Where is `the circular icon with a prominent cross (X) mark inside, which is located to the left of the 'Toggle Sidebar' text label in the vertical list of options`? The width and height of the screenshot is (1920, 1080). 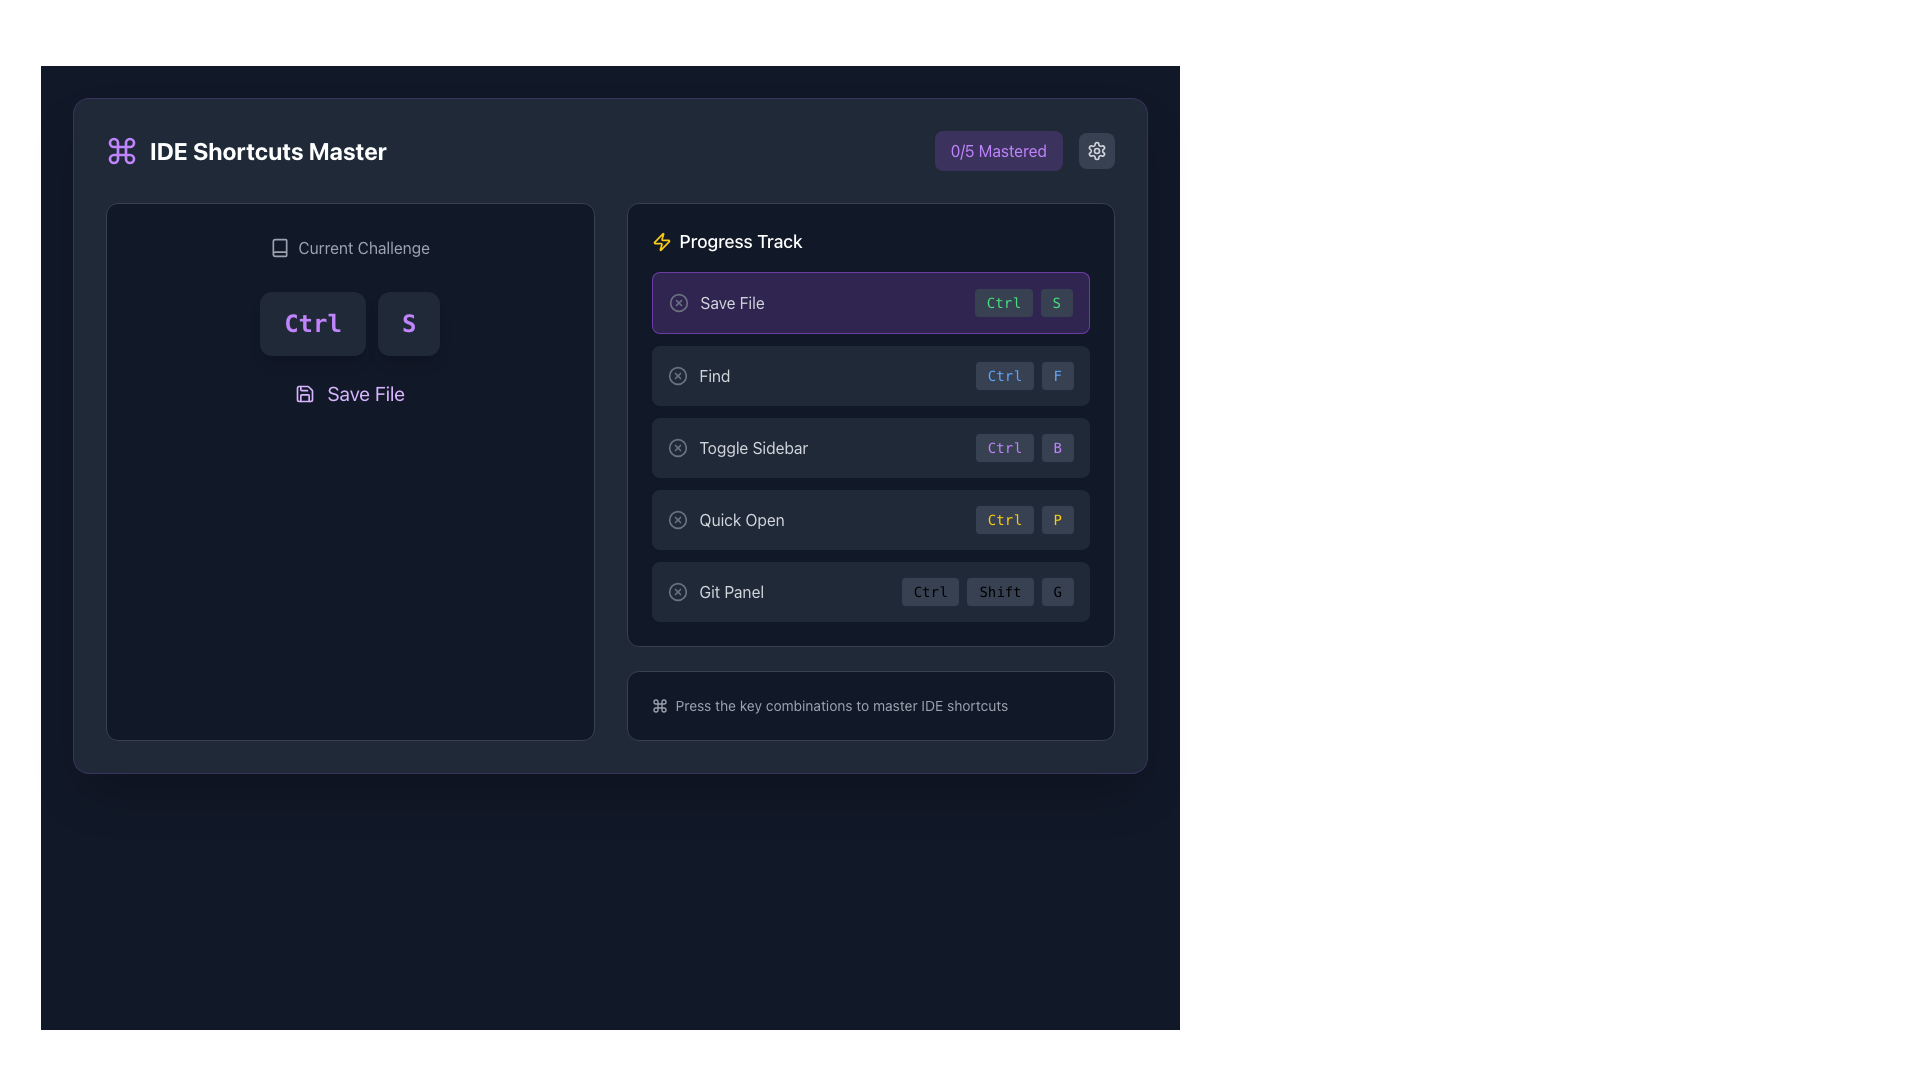
the circular icon with a prominent cross (X) mark inside, which is located to the left of the 'Toggle Sidebar' text label in the vertical list of options is located at coordinates (677, 446).